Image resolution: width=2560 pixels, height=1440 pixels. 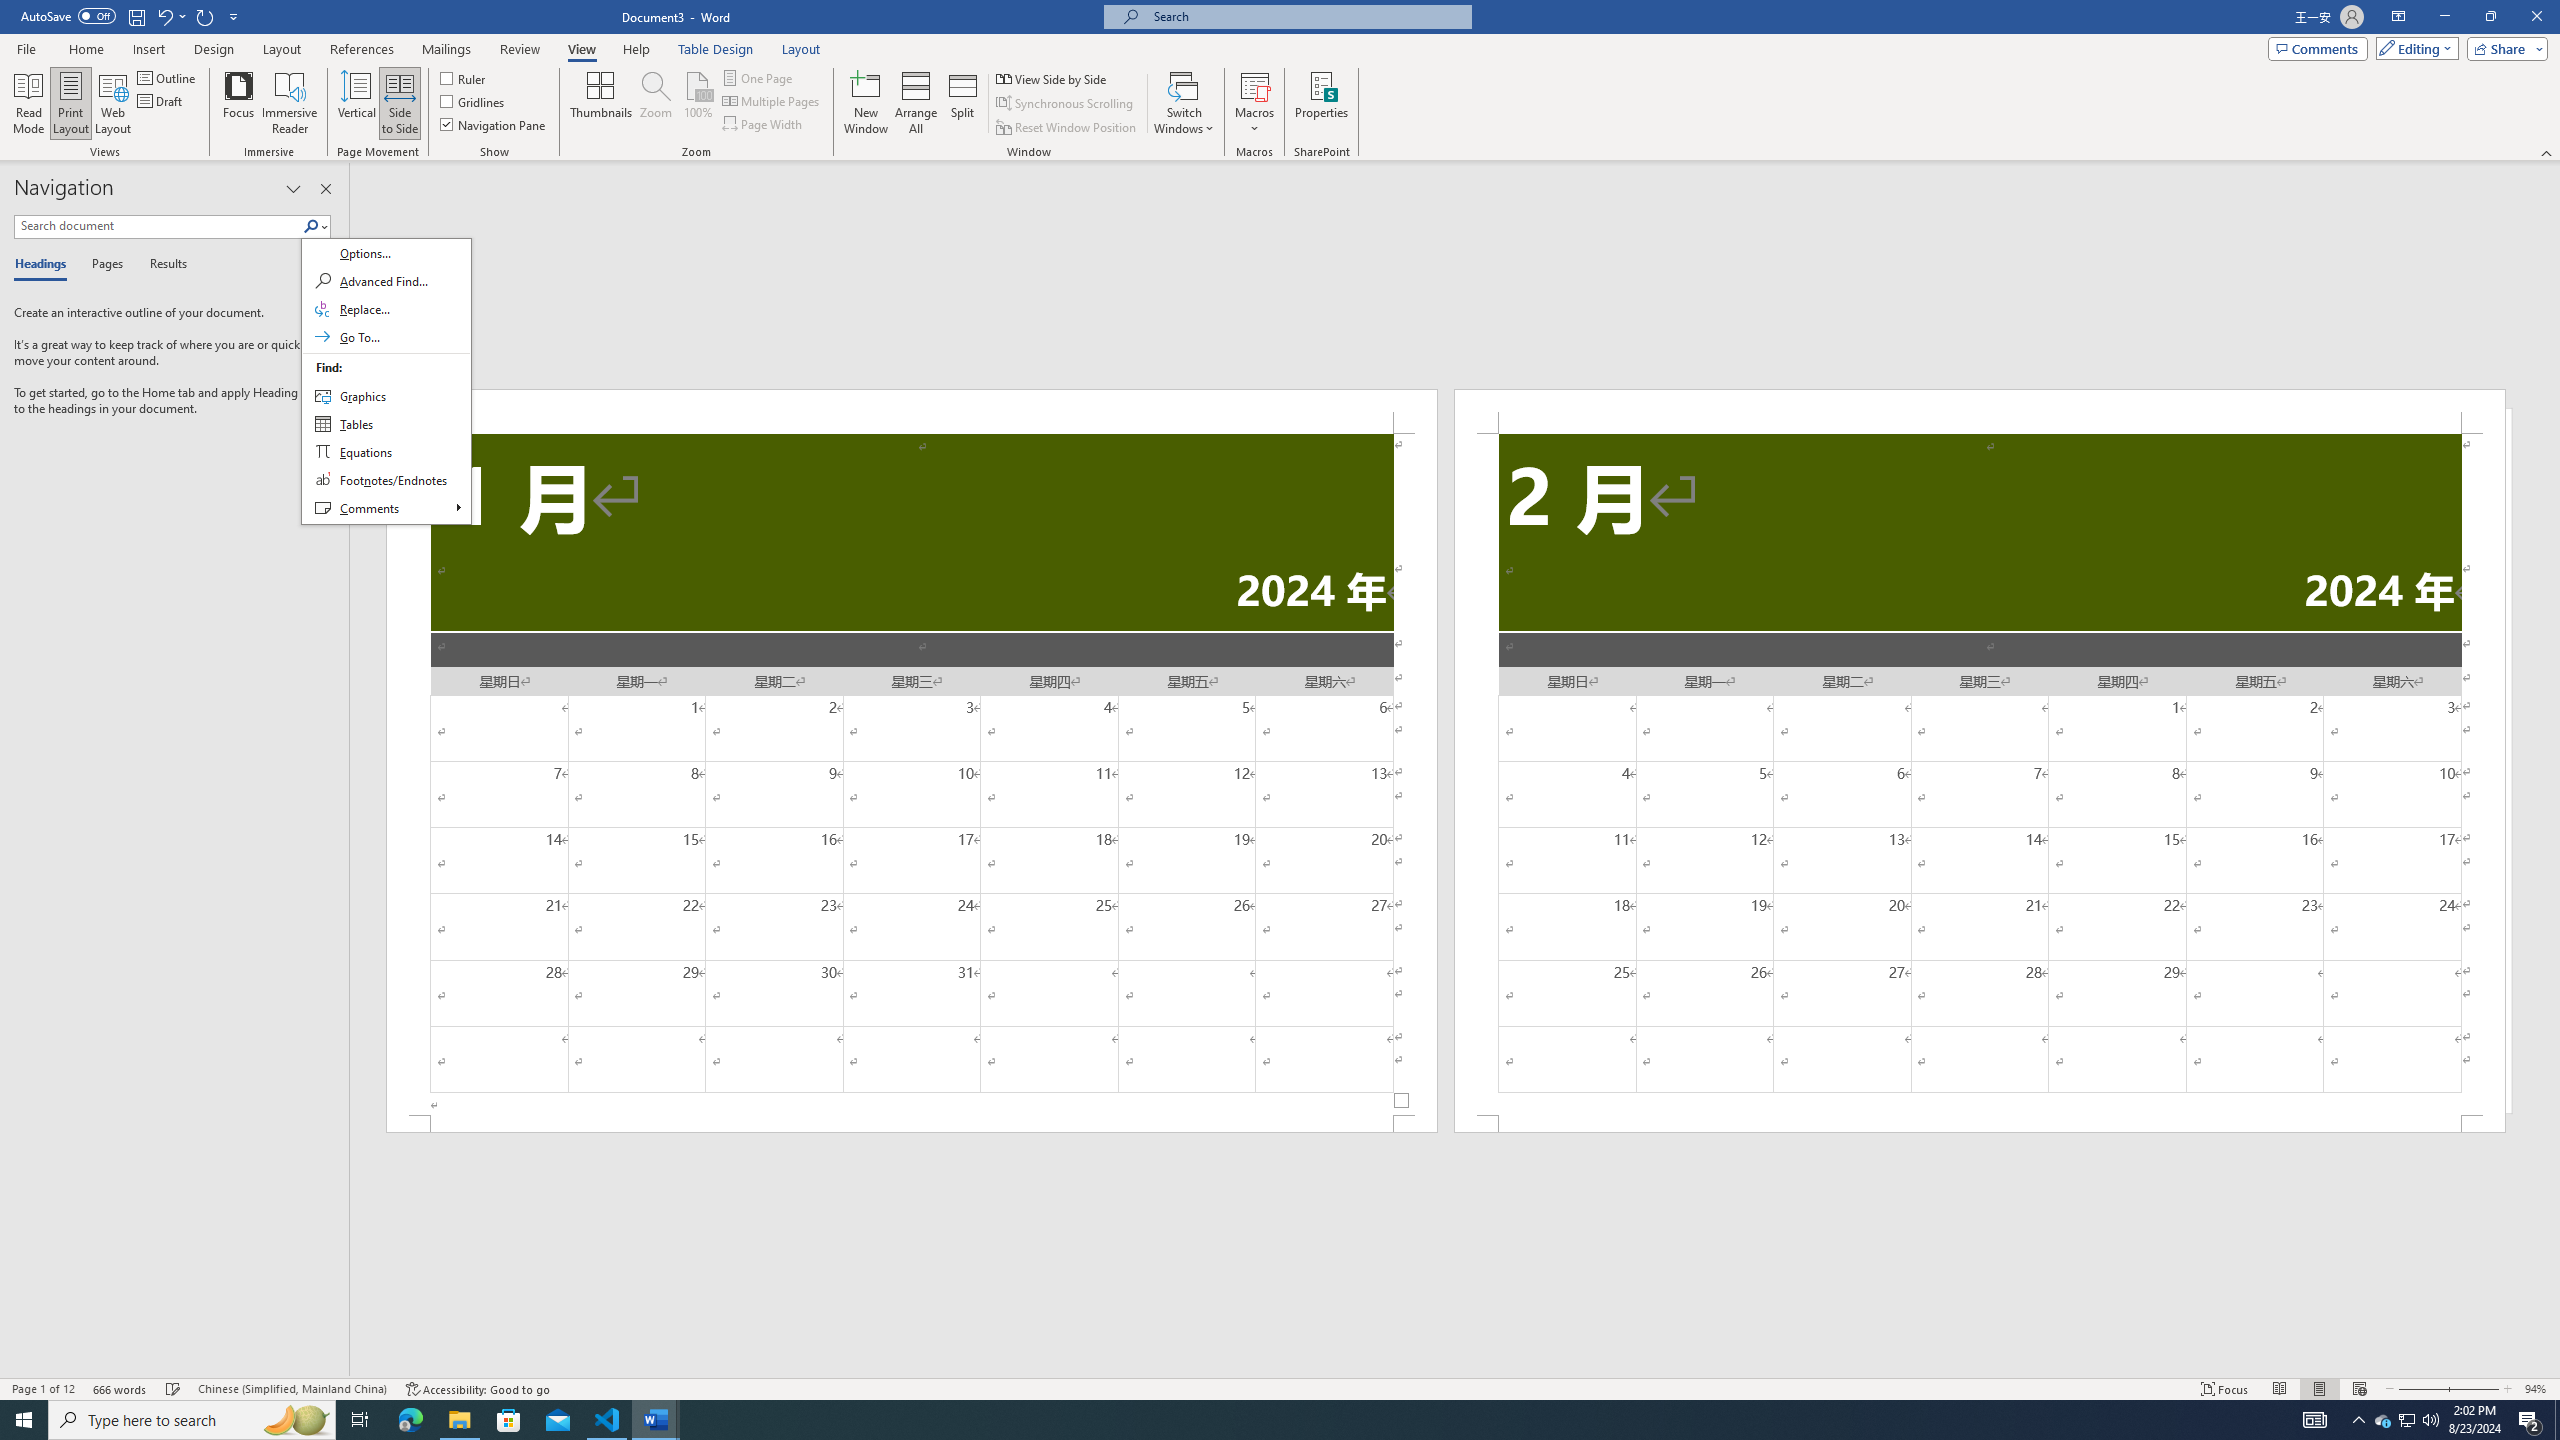 What do you see at coordinates (1052, 78) in the screenshot?
I see `'View Side by Side'` at bounding box center [1052, 78].